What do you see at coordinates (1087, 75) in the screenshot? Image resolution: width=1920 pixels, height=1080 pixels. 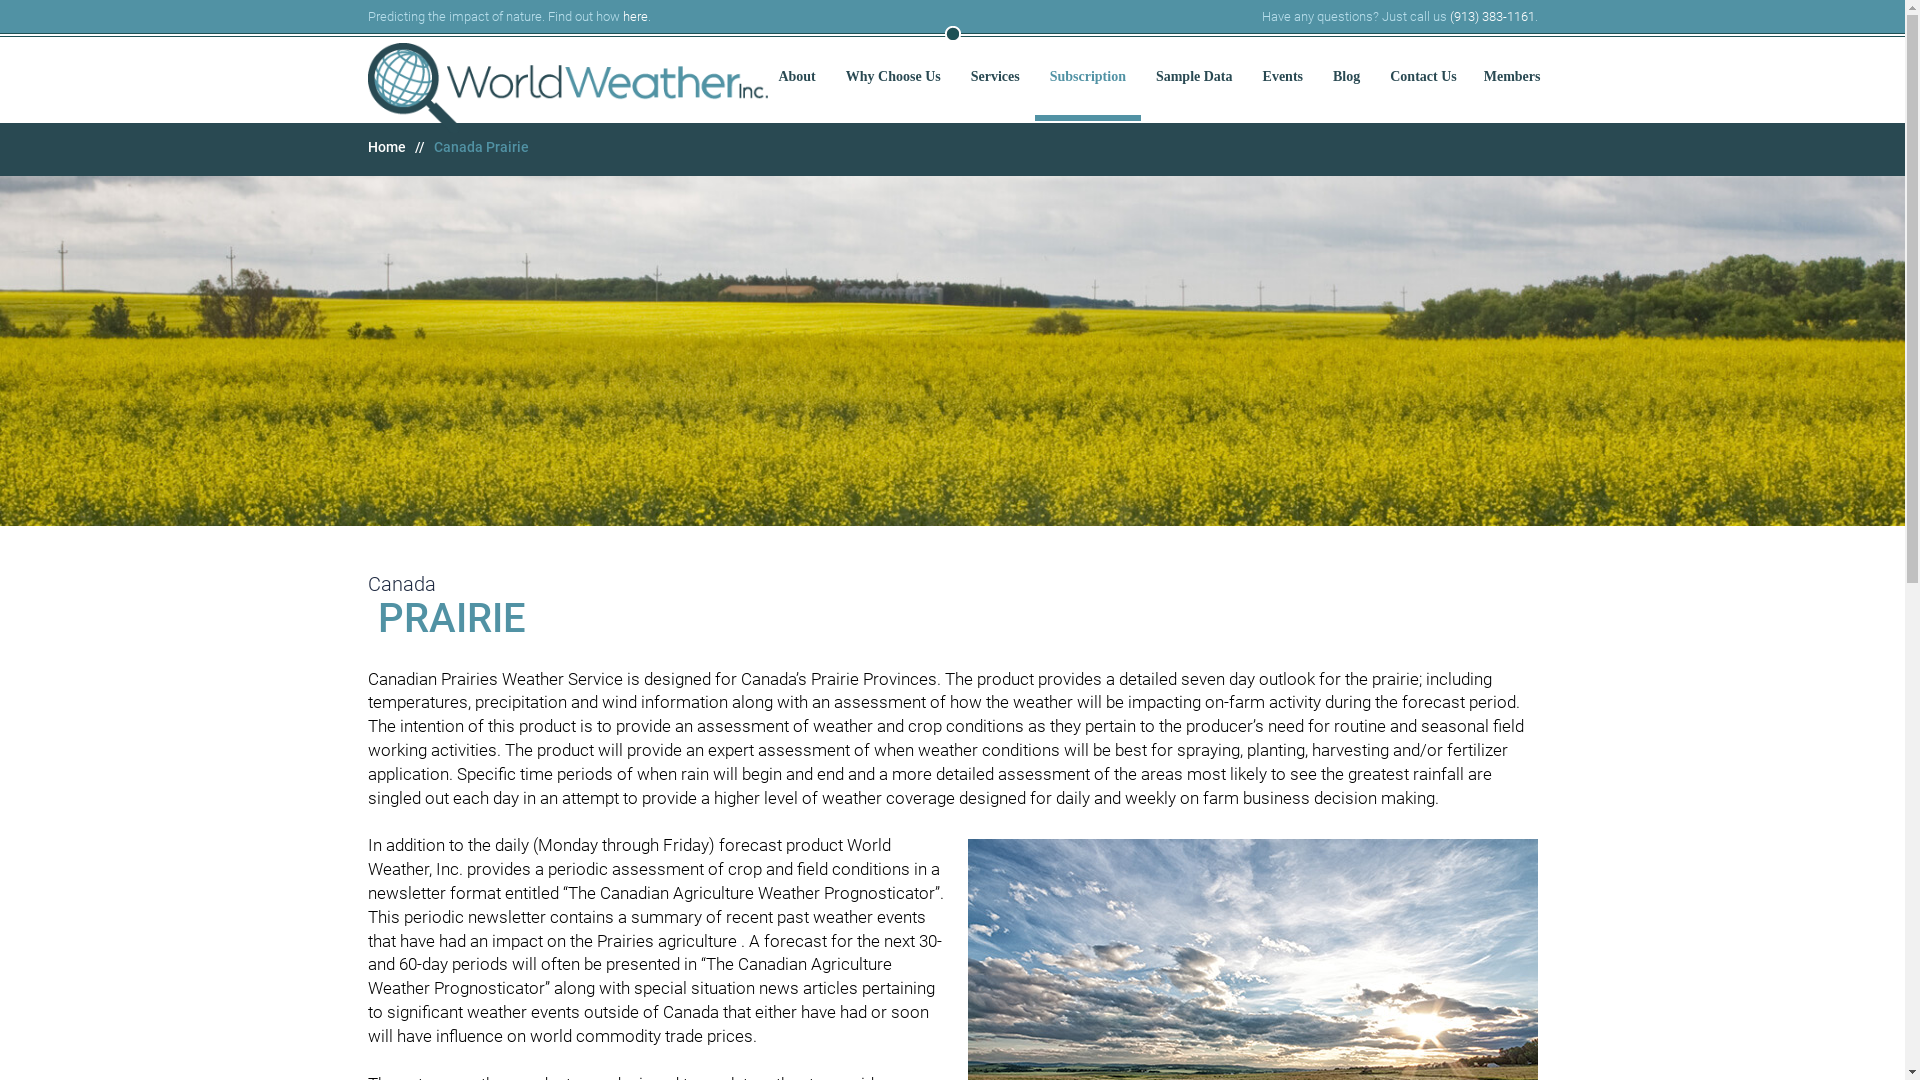 I see `'Subscription'` at bounding box center [1087, 75].